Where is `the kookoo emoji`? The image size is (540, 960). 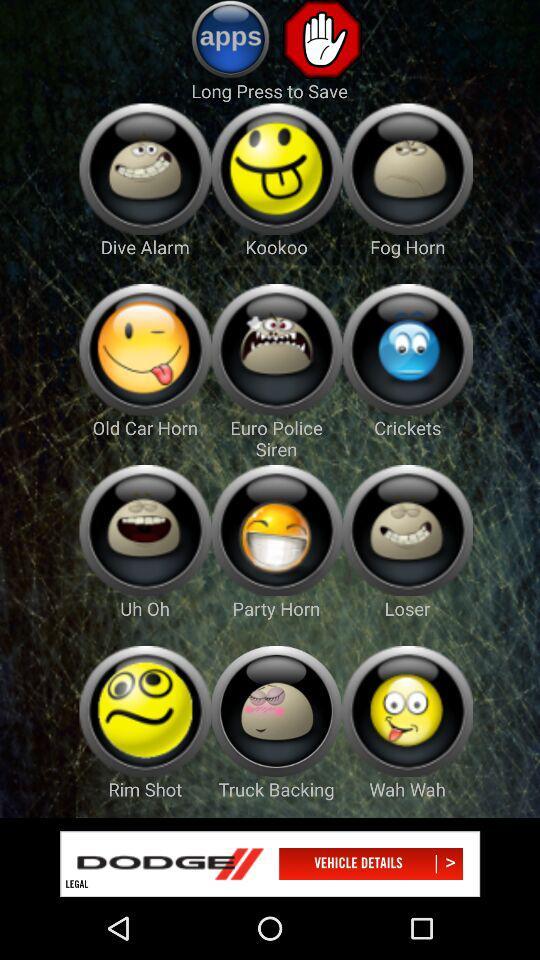
the kookoo emoji is located at coordinates (275, 168).